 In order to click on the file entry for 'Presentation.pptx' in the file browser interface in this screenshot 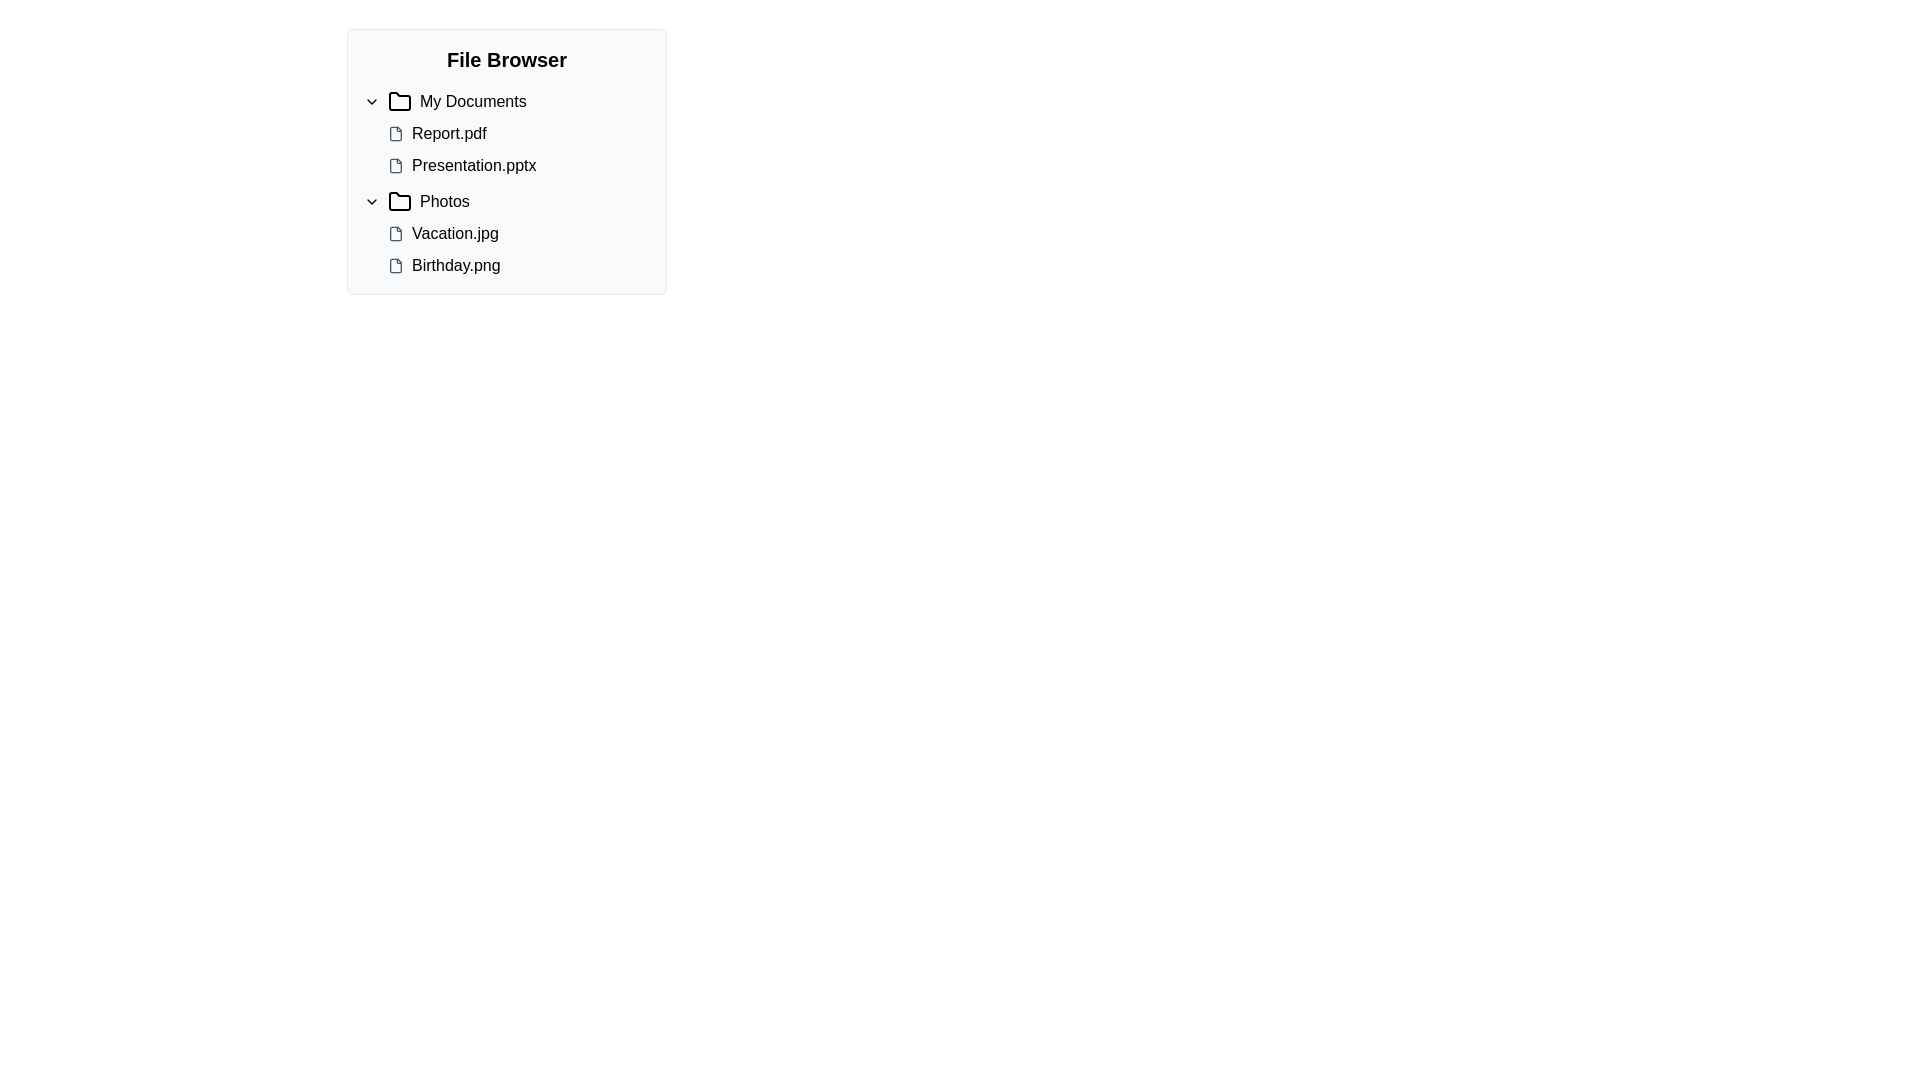, I will do `click(518, 164)`.